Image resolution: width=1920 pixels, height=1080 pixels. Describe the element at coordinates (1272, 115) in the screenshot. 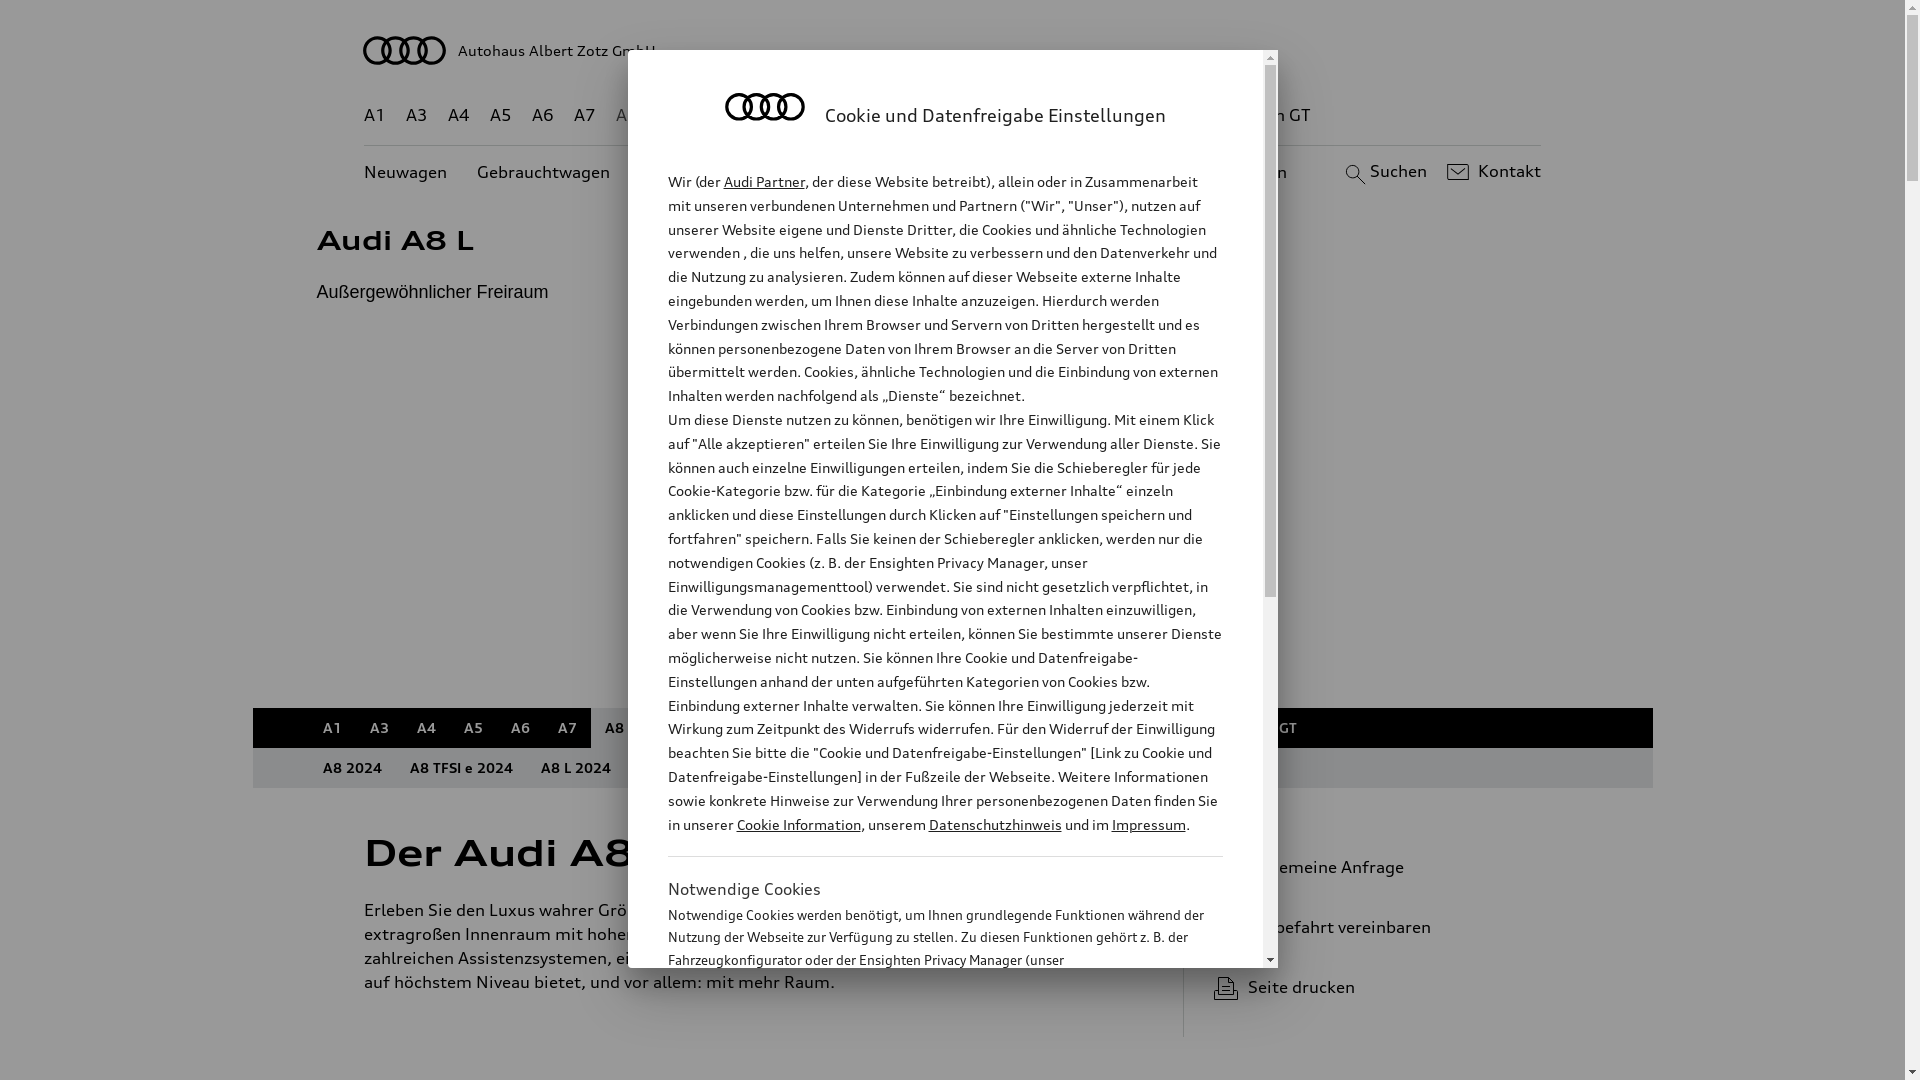

I see `'e-tron GT'` at that location.